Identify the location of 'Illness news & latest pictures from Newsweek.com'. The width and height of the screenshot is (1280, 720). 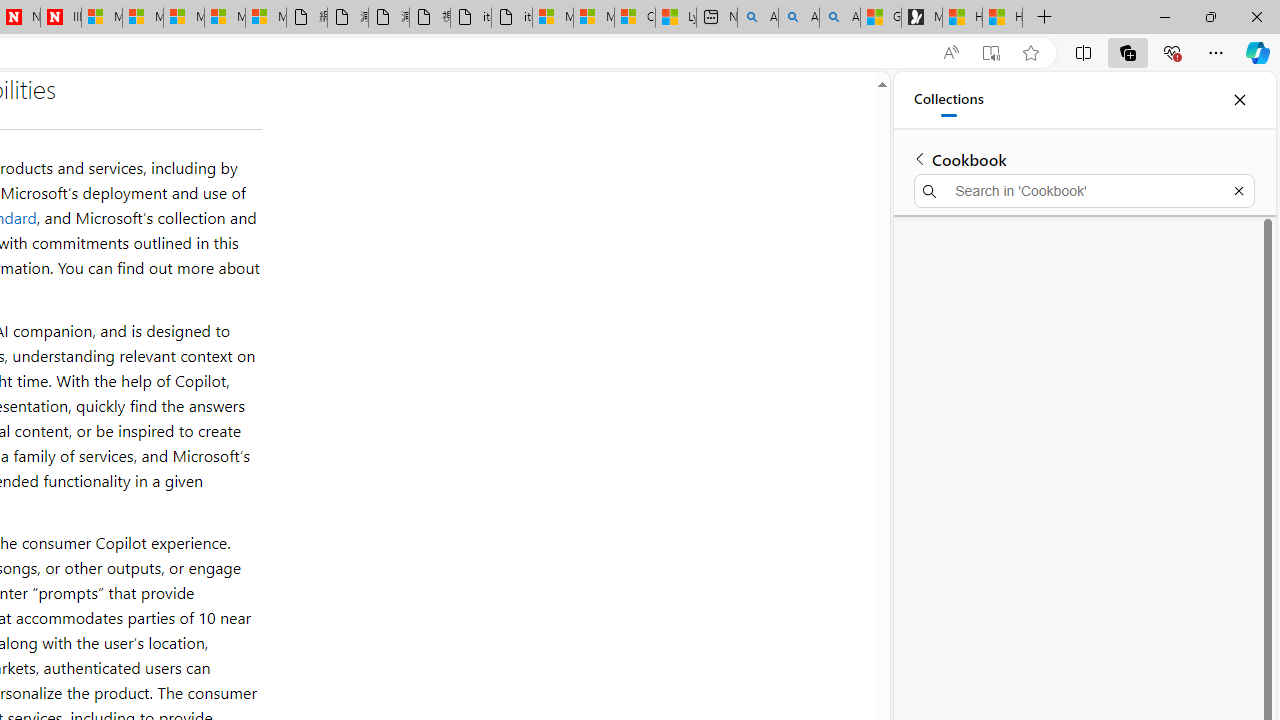
(60, 17).